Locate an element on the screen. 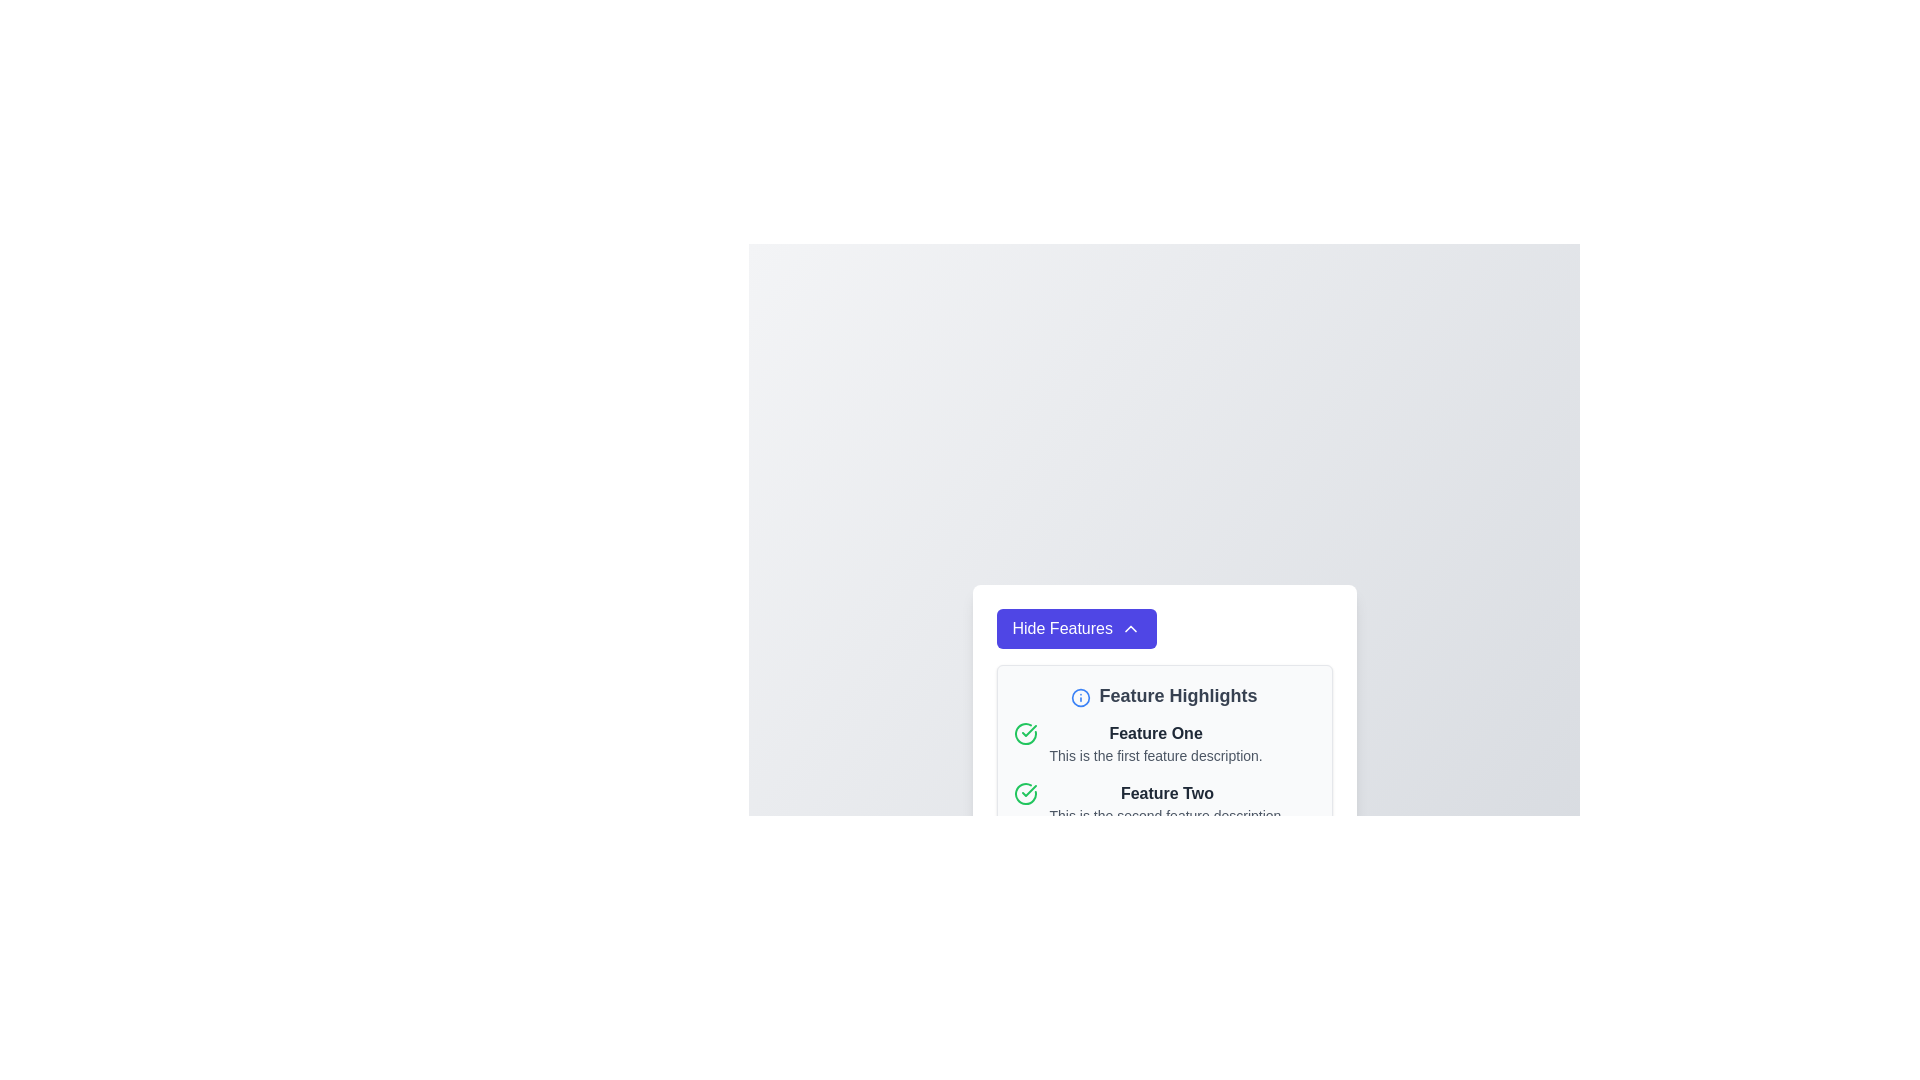 The height and width of the screenshot is (1080, 1920). the status indicator icon located to the immediate left of the text label 'Feature One', which signals that the feature is available, active, or successfully enabled is located at coordinates (1025, 733).